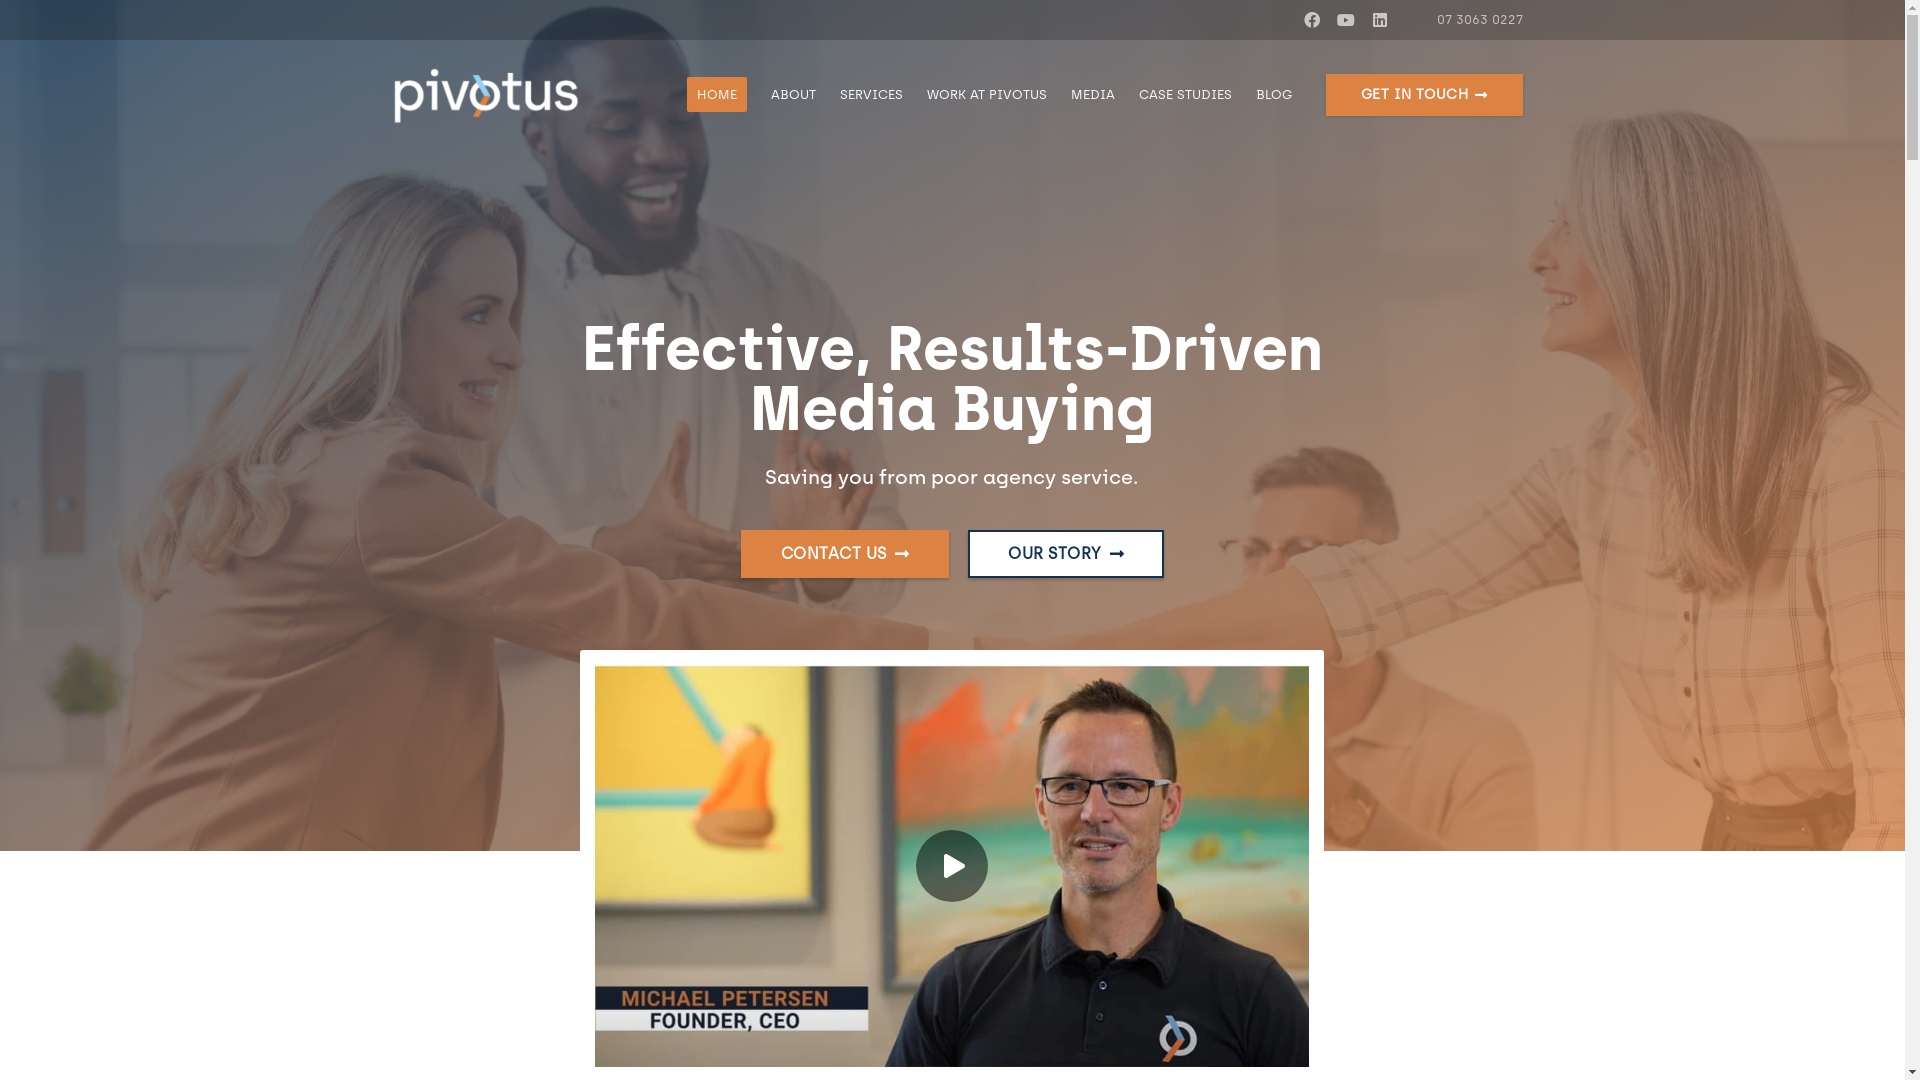  What do you see at coordinates (844, 554) in the screenshot?
I see `'CONTACT US'` at bounding box center [844, 554].